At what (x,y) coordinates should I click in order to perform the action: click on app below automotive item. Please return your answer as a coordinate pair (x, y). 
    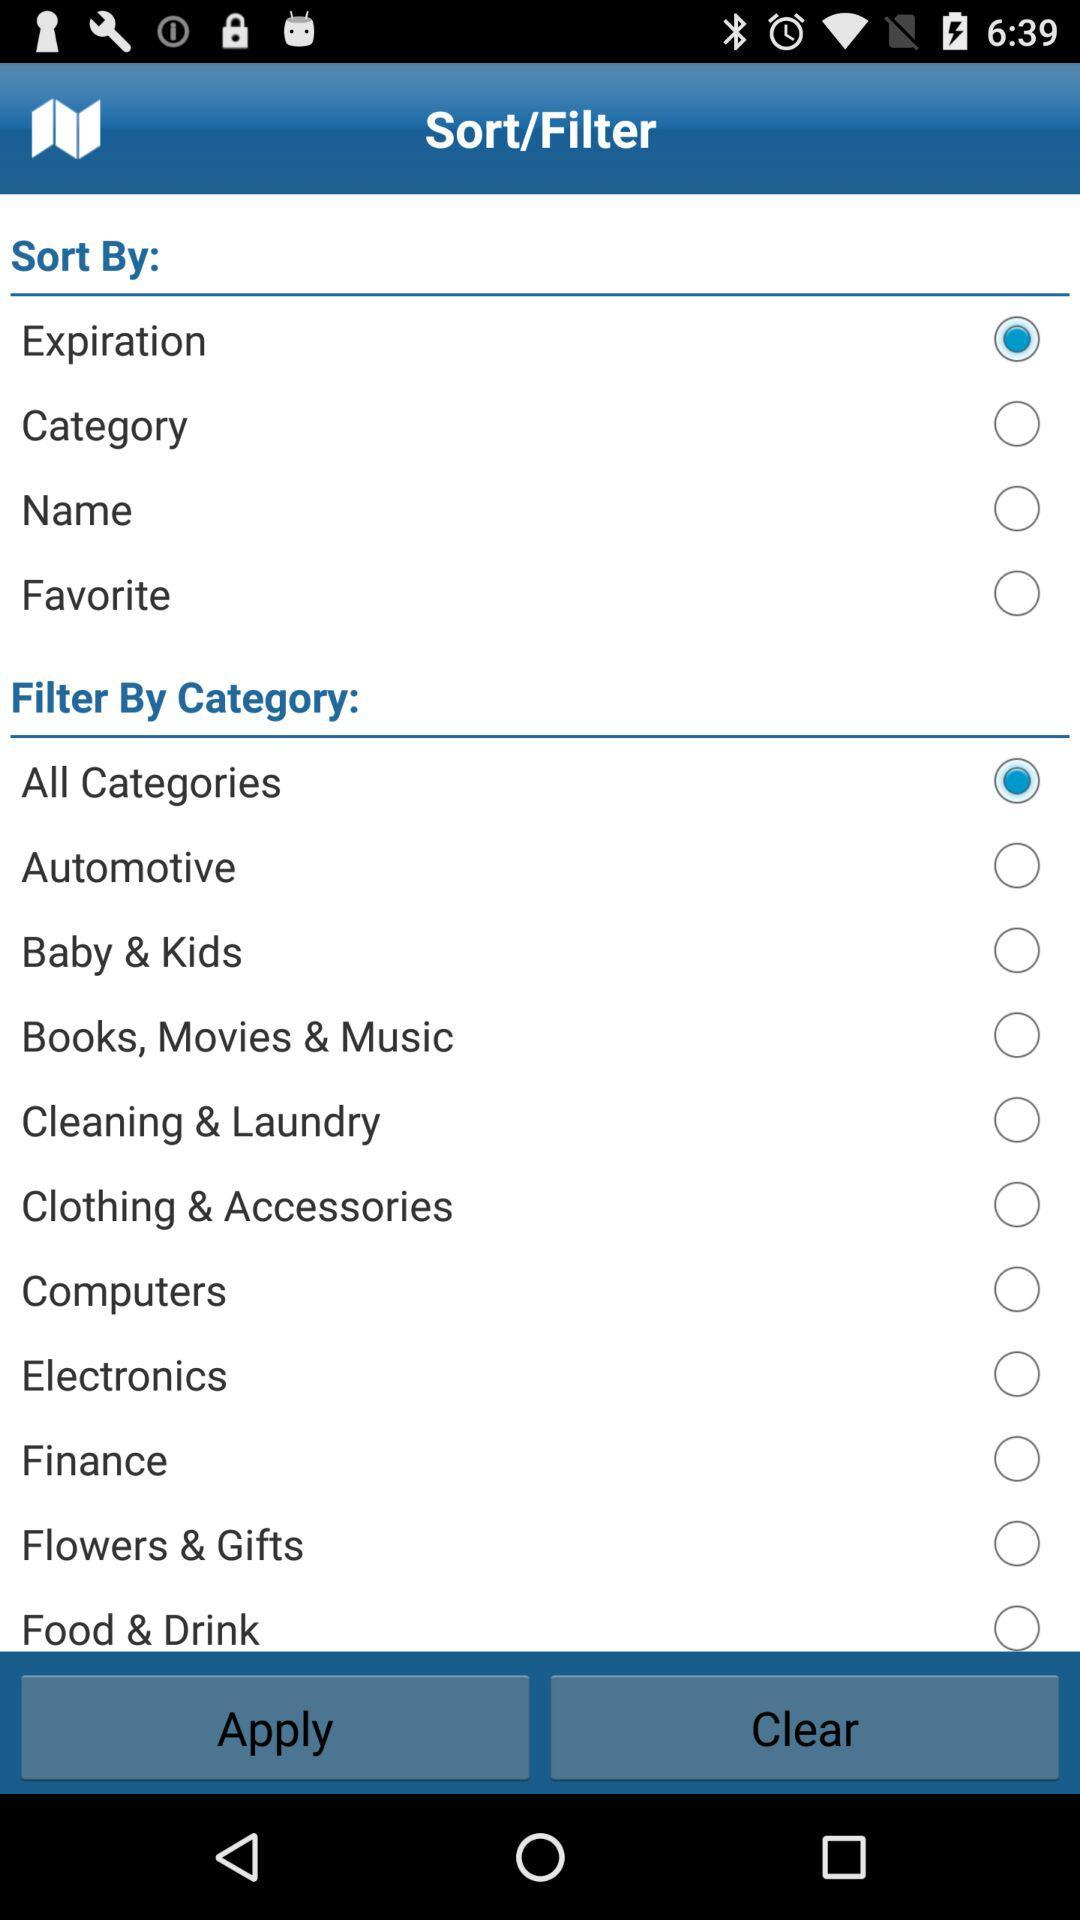
    Looking at the image, I should click on (496, 949).